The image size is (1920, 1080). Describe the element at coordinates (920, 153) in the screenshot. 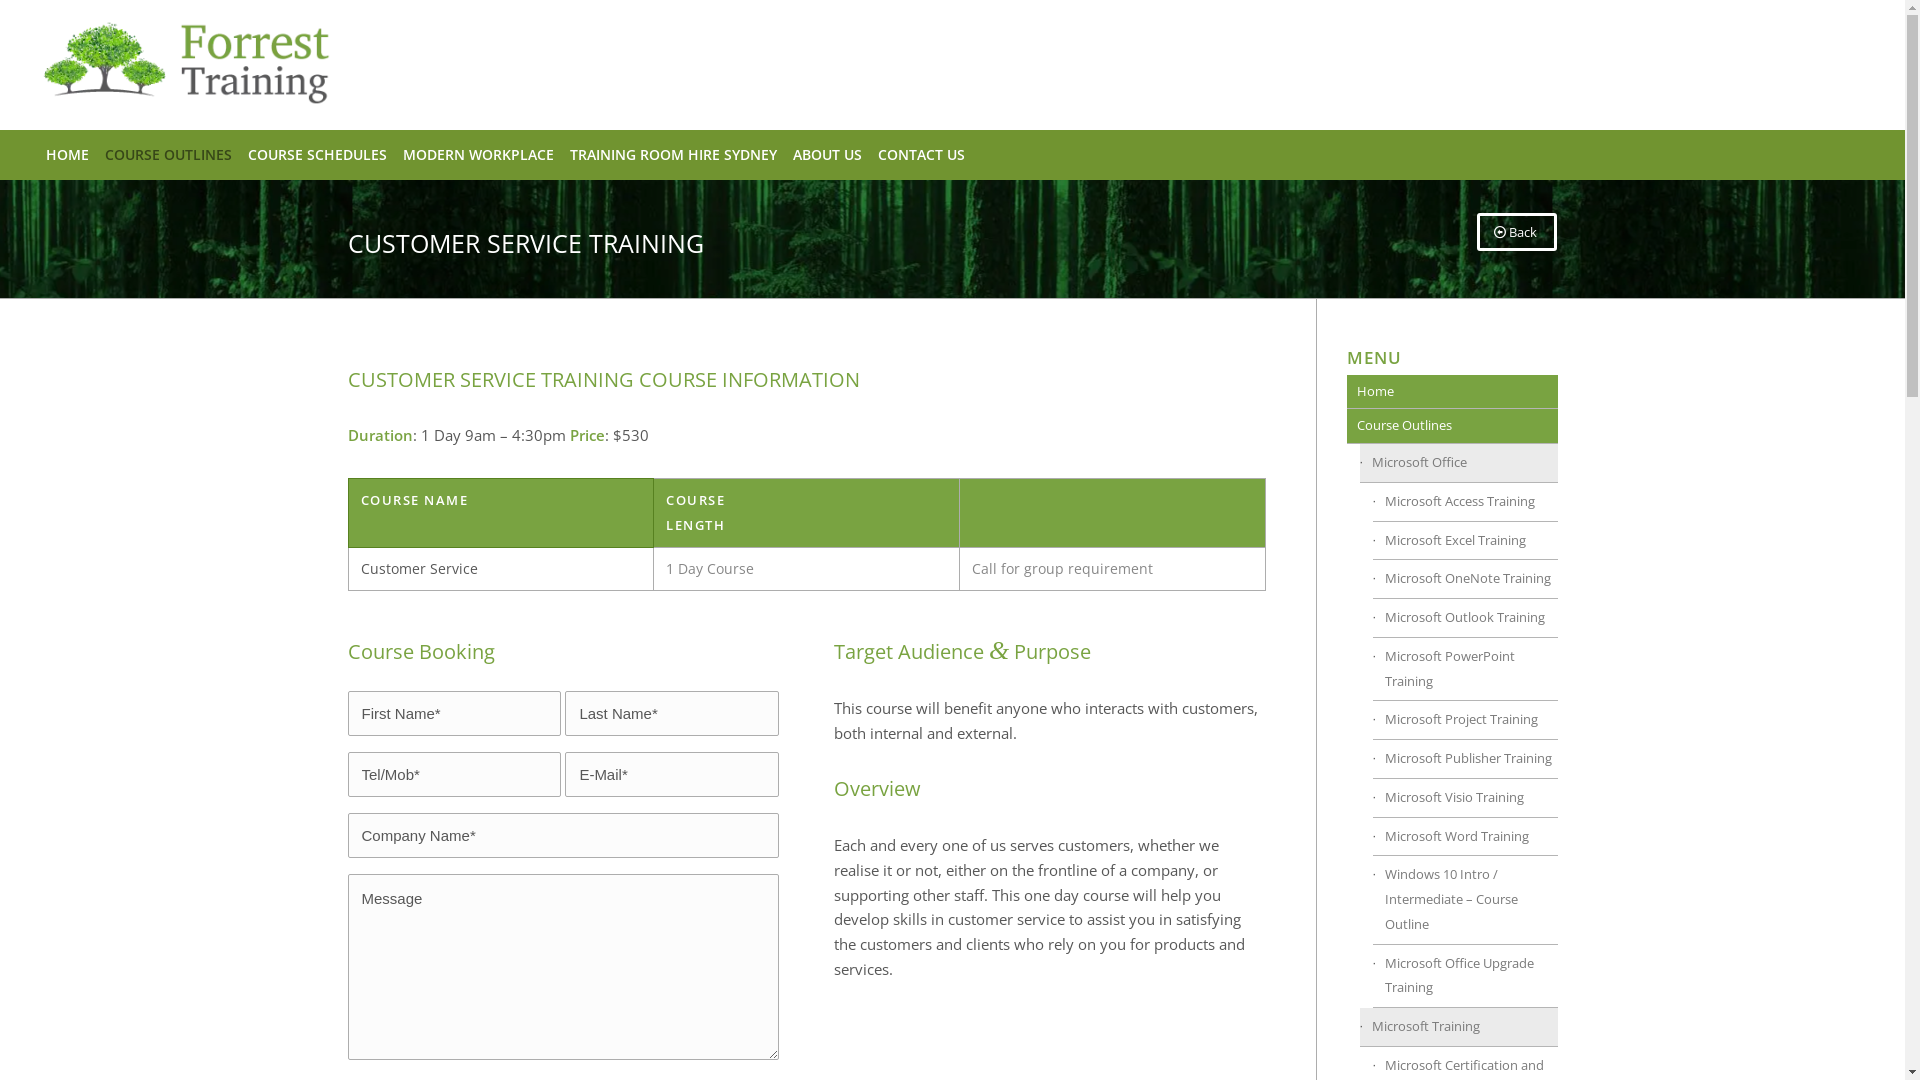

I see `'CONTACT US'` at that location.